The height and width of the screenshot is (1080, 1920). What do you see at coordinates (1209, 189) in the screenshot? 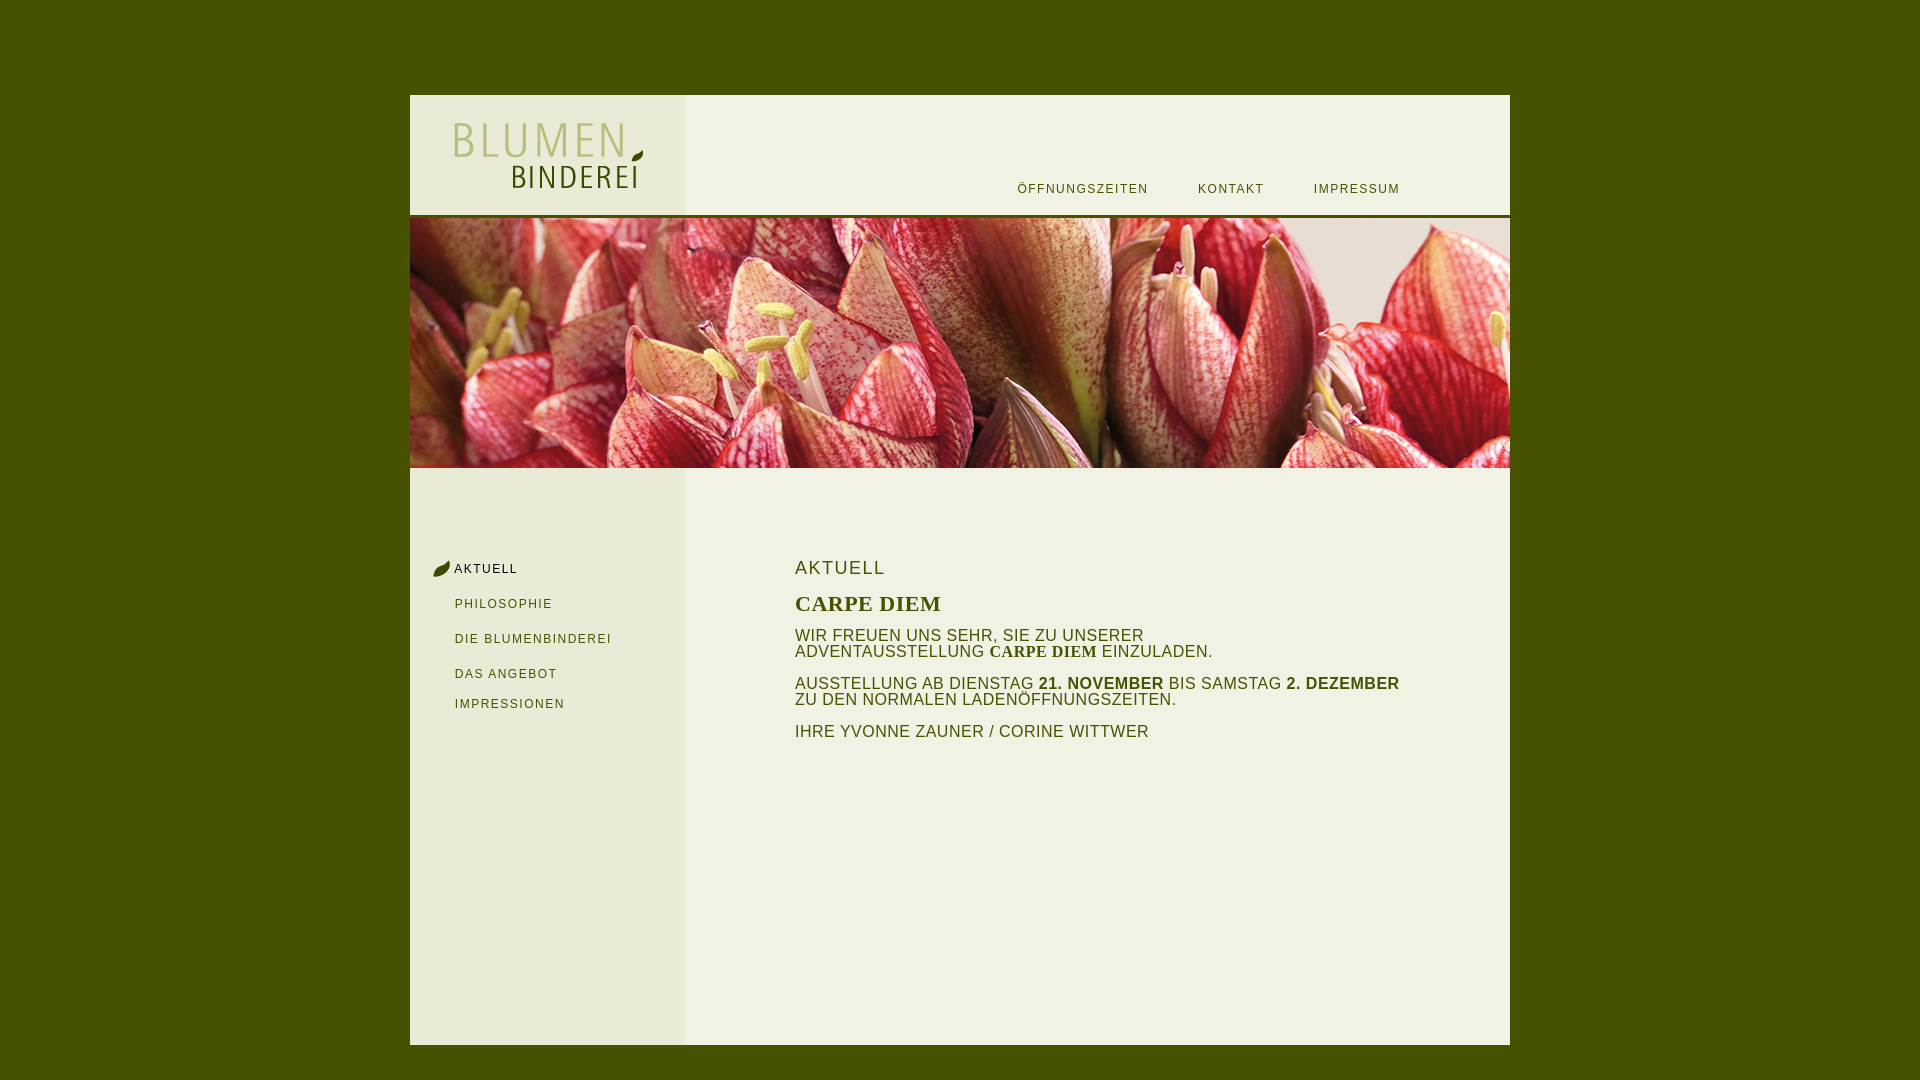
I see `' KONTAKT'` at bounding box center [1209, 189].